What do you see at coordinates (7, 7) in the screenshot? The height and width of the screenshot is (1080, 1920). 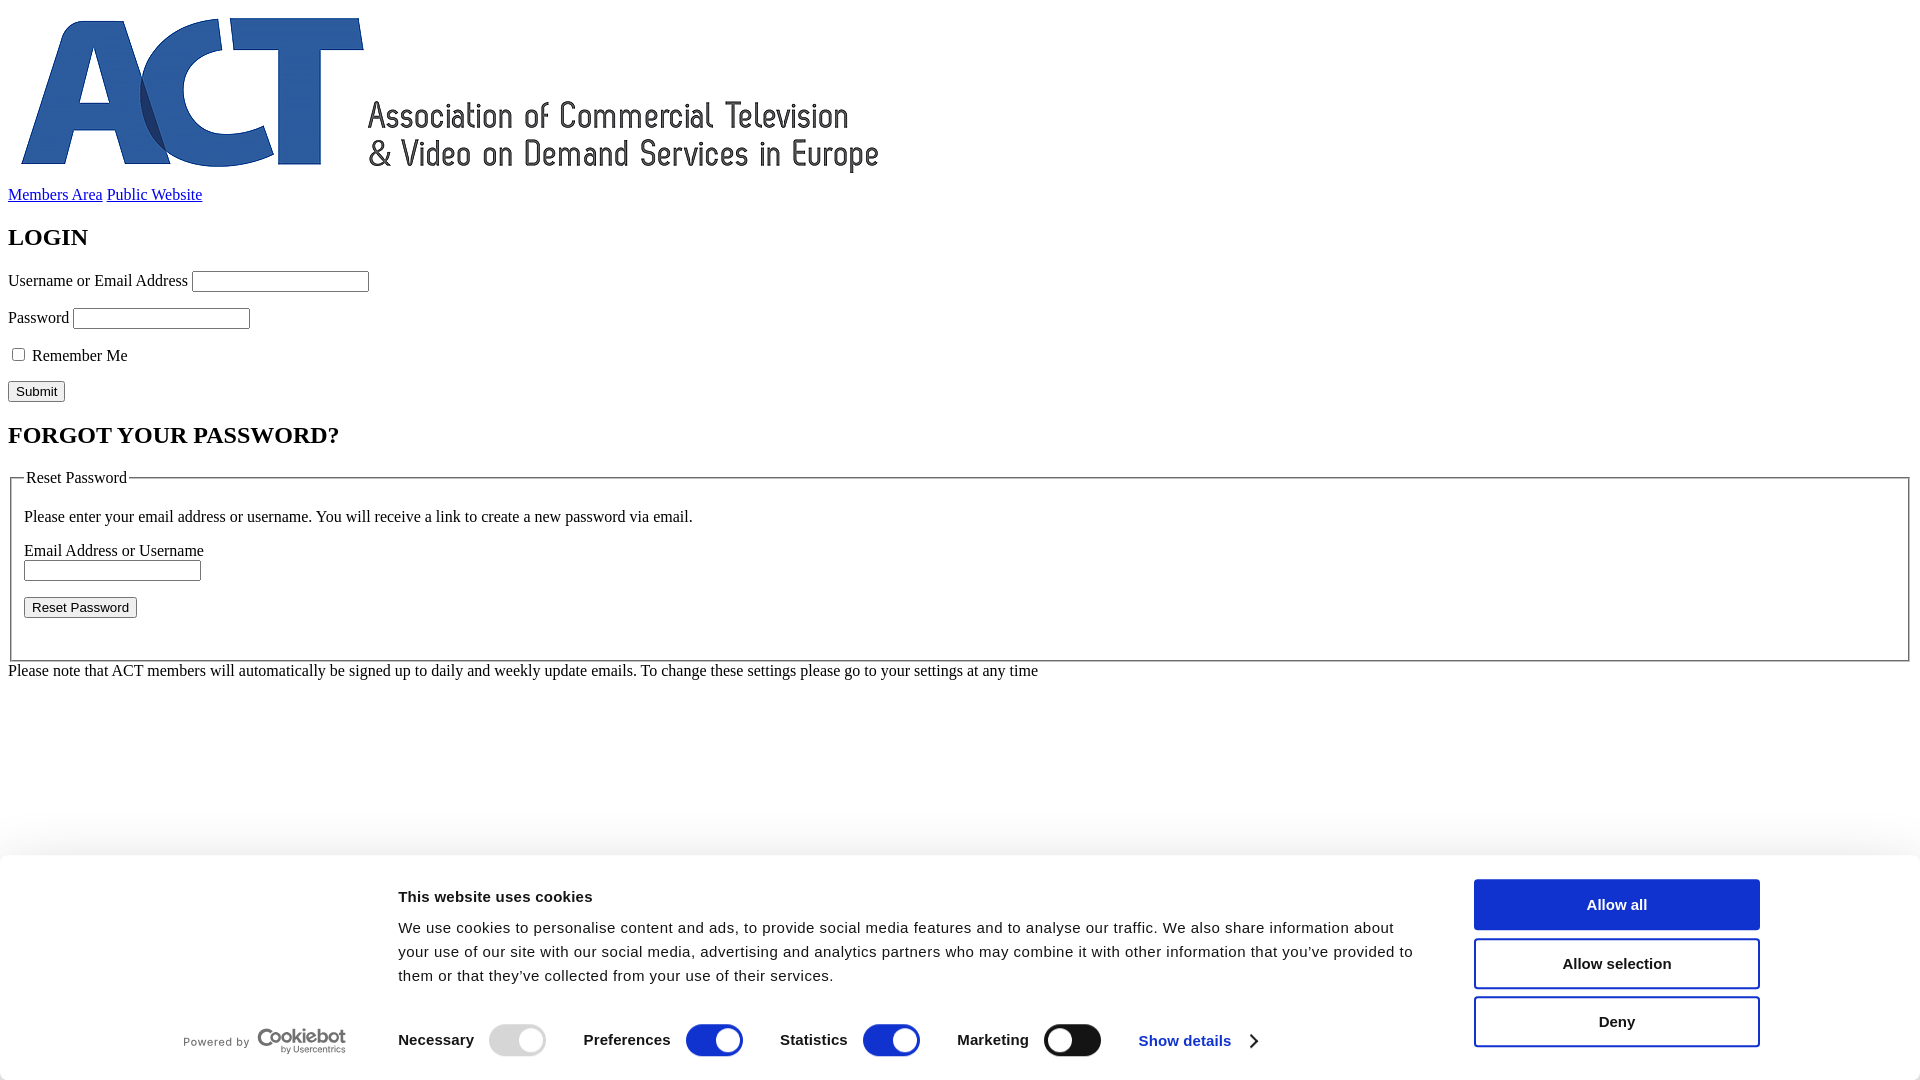 I see `'Skip to content'` at bounding box center [7, 7].